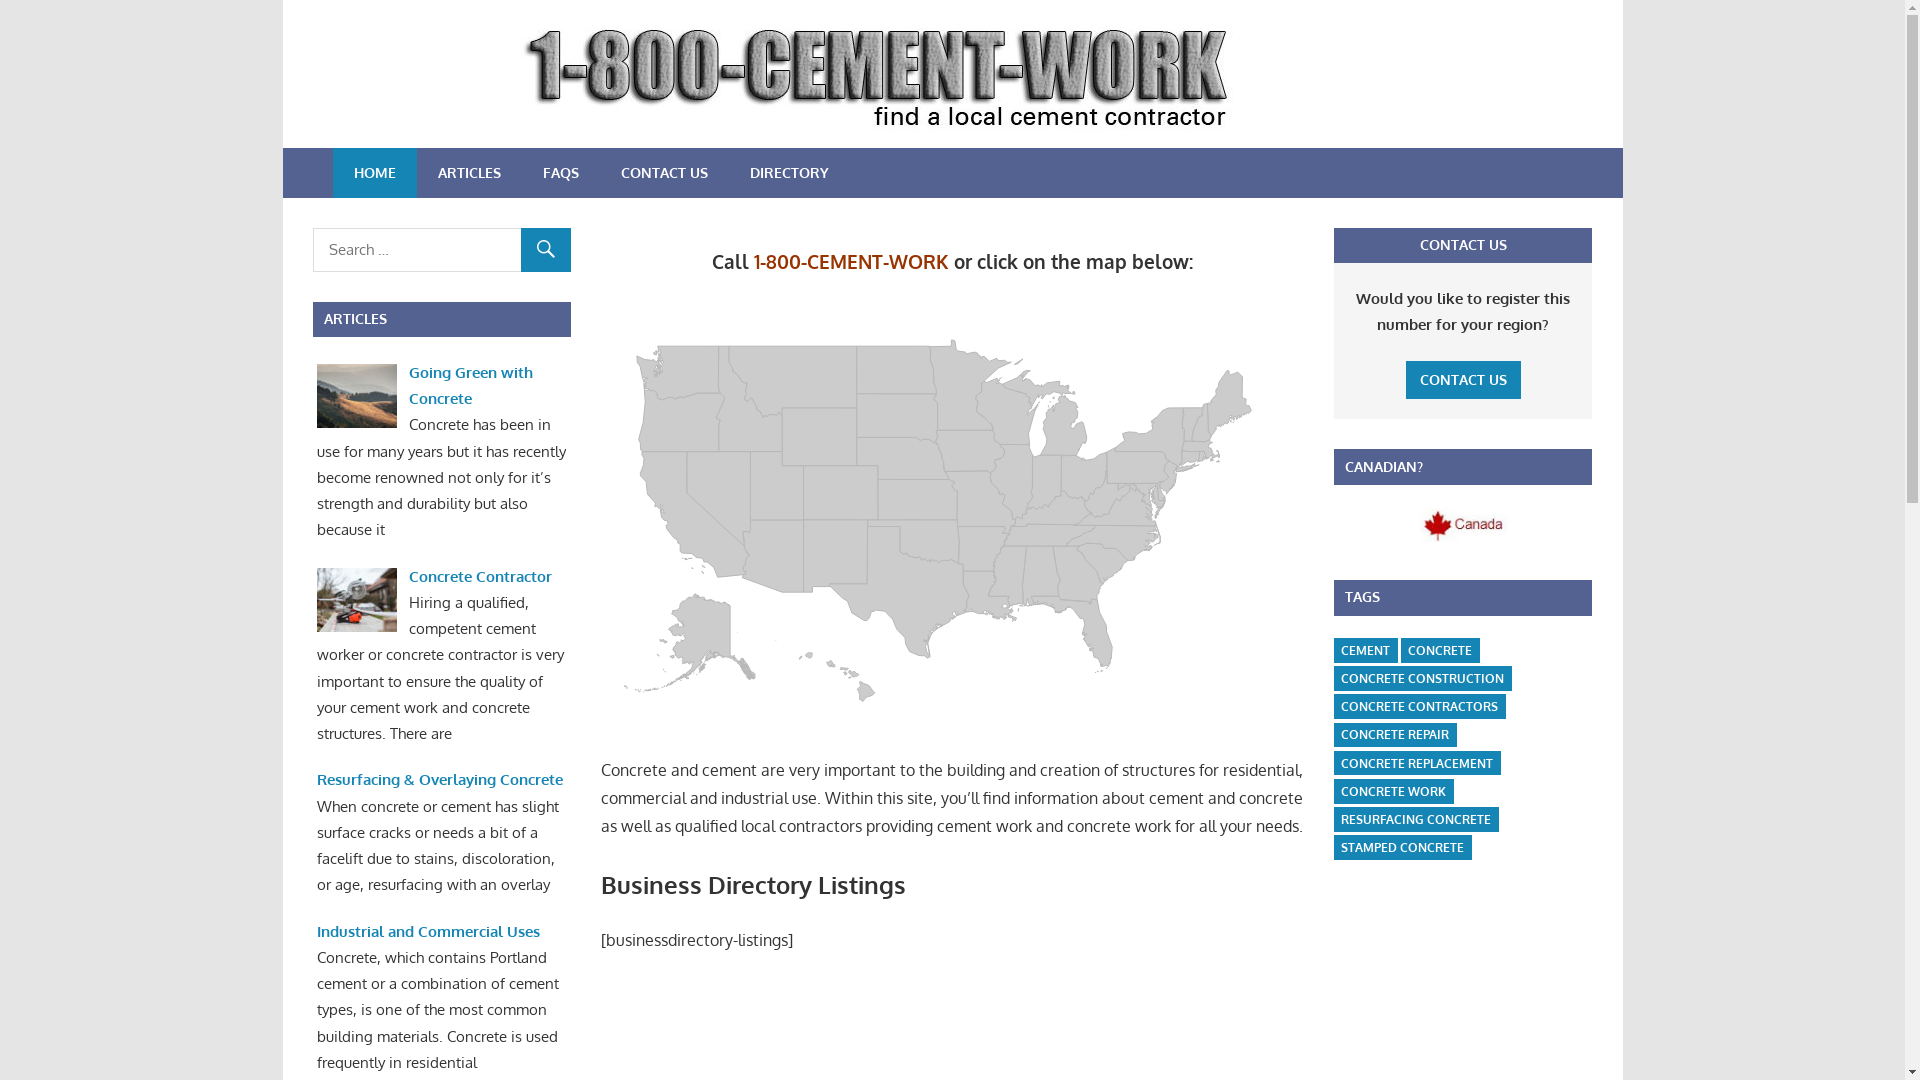  What do you see at coordinates (1418, 705) in the screenshot?
I see `'CONCRETE CONTRACTORS'` at bounding box center [1418, 705].